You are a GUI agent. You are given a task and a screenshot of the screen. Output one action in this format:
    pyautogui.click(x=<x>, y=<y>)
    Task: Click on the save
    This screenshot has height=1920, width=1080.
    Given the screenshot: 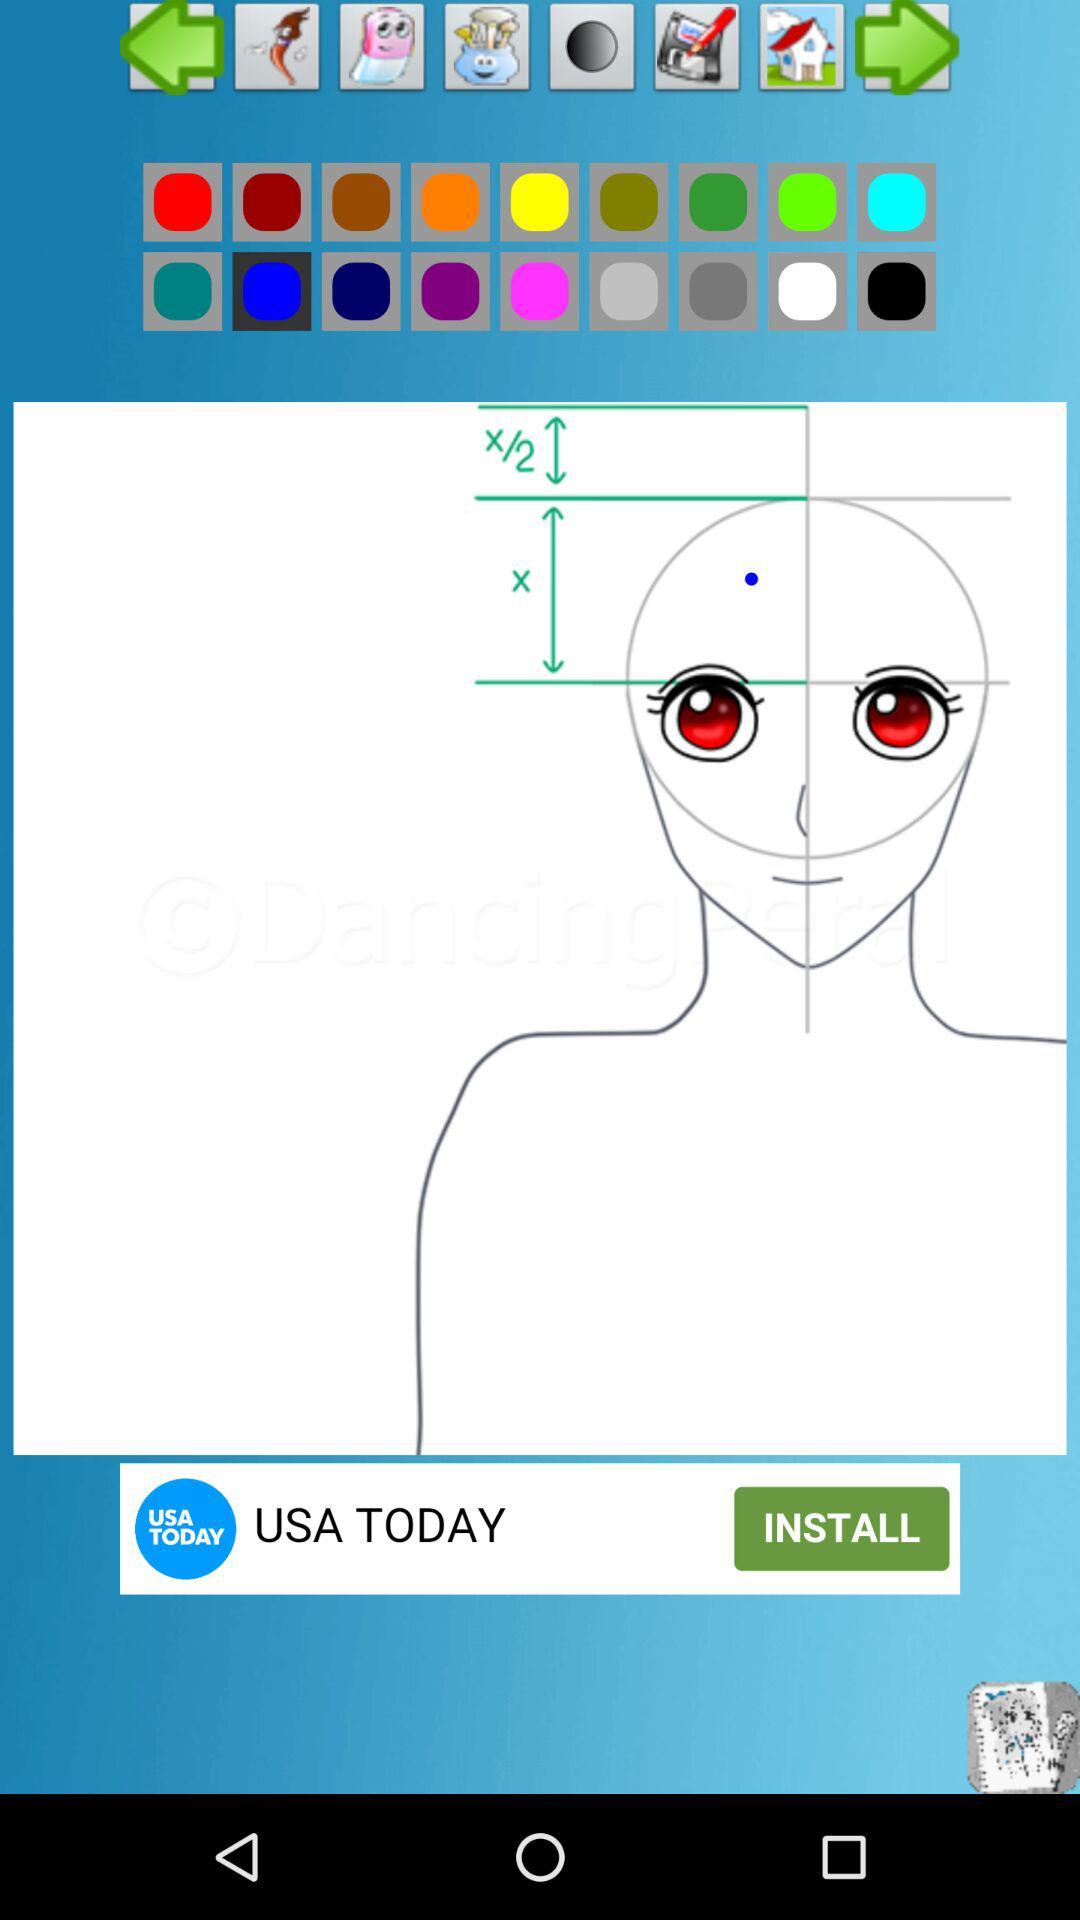 What is the action you would take?
    pyautogui.click(x=696, y=52)
    